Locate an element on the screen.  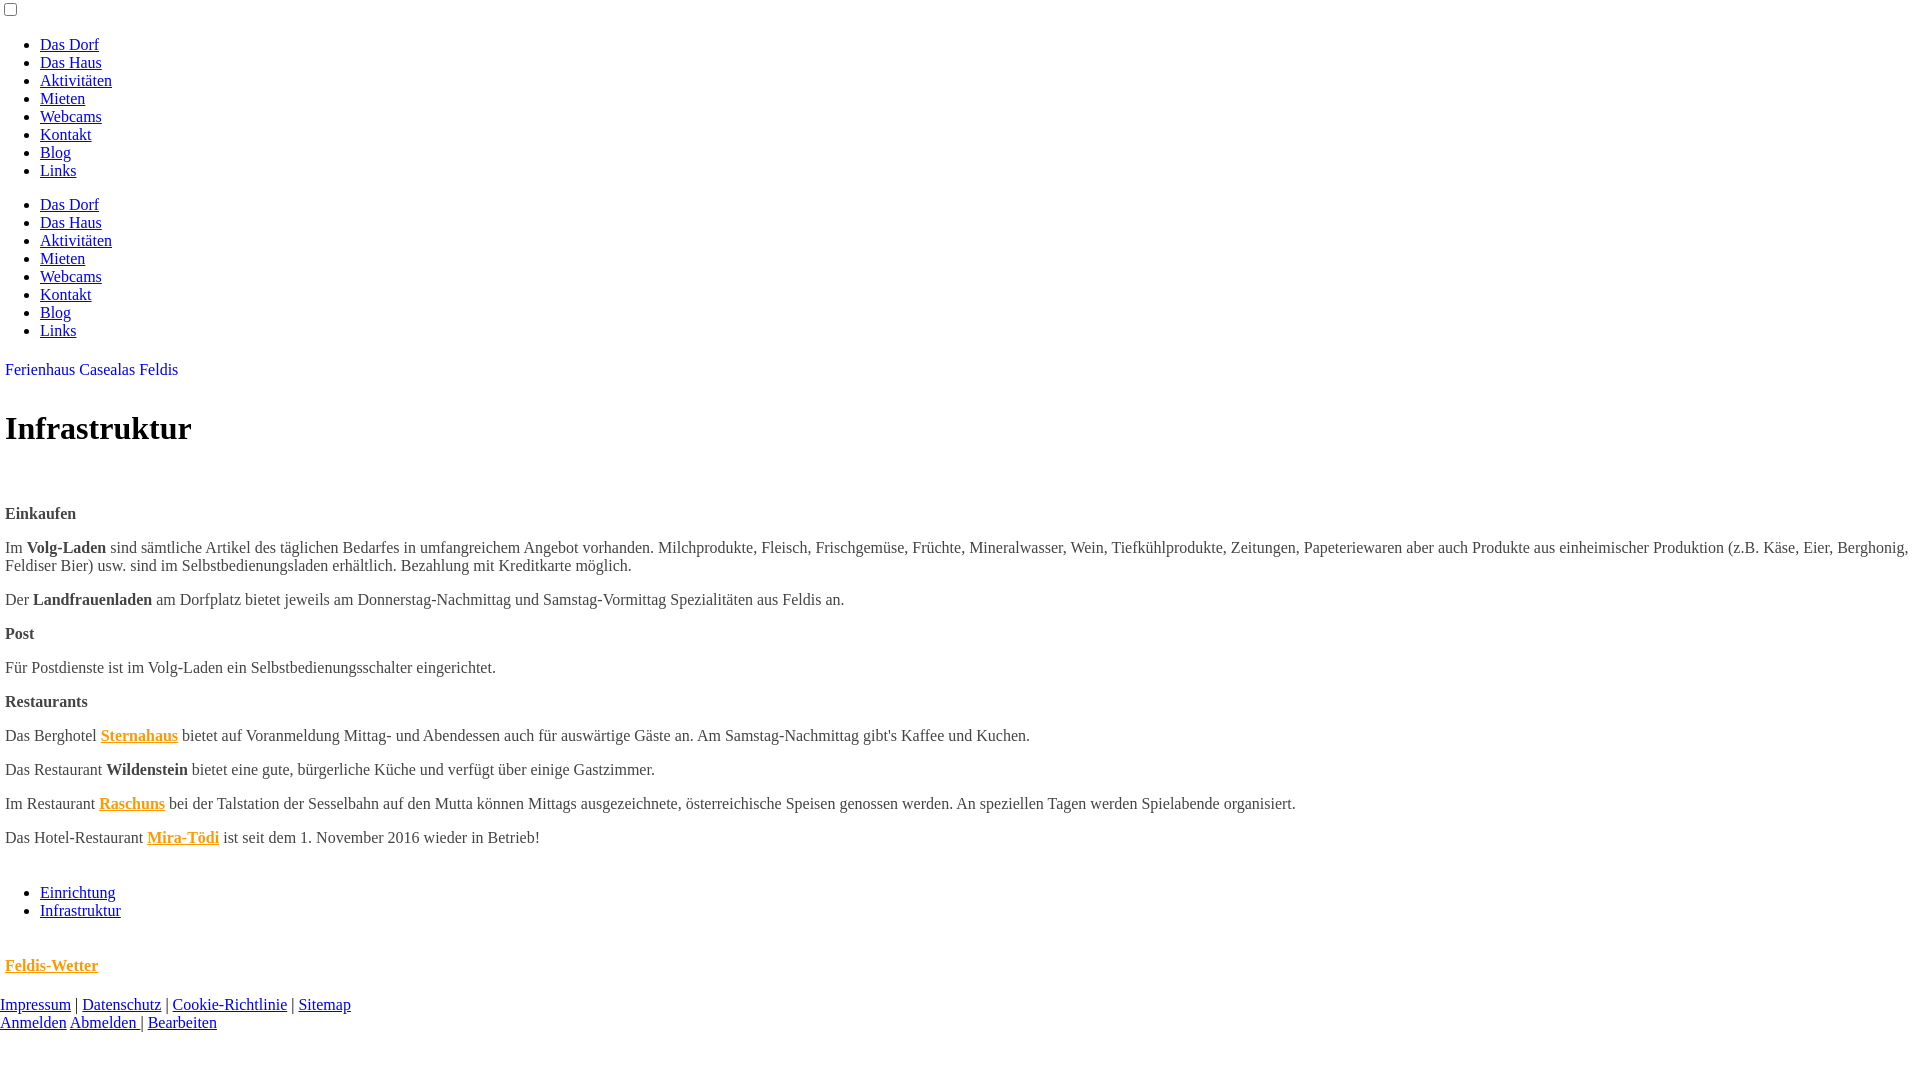
'Cookie-Richtlinie' is located at coordinates (230, 1004).